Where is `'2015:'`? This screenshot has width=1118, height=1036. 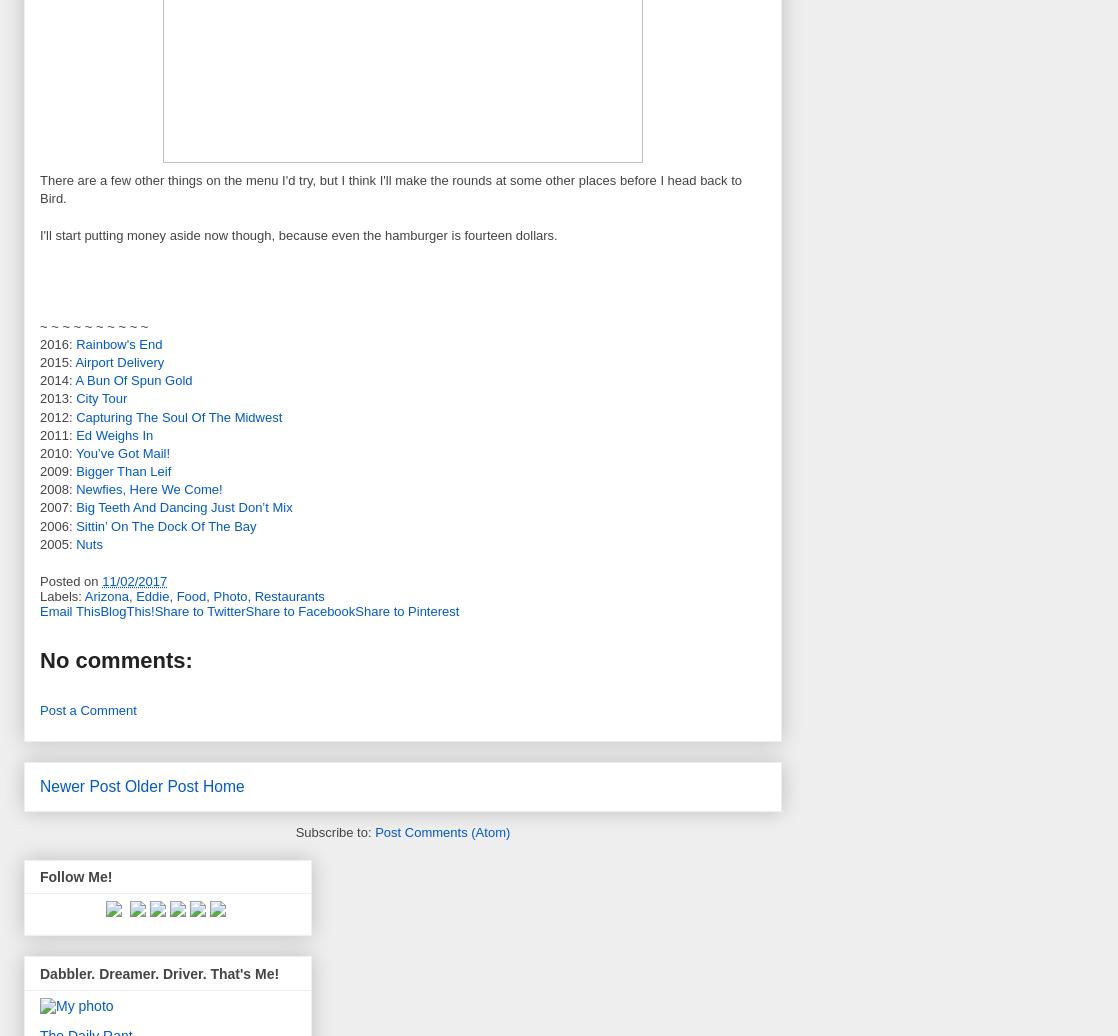
'2015:' is located at coordinates (57, 361).